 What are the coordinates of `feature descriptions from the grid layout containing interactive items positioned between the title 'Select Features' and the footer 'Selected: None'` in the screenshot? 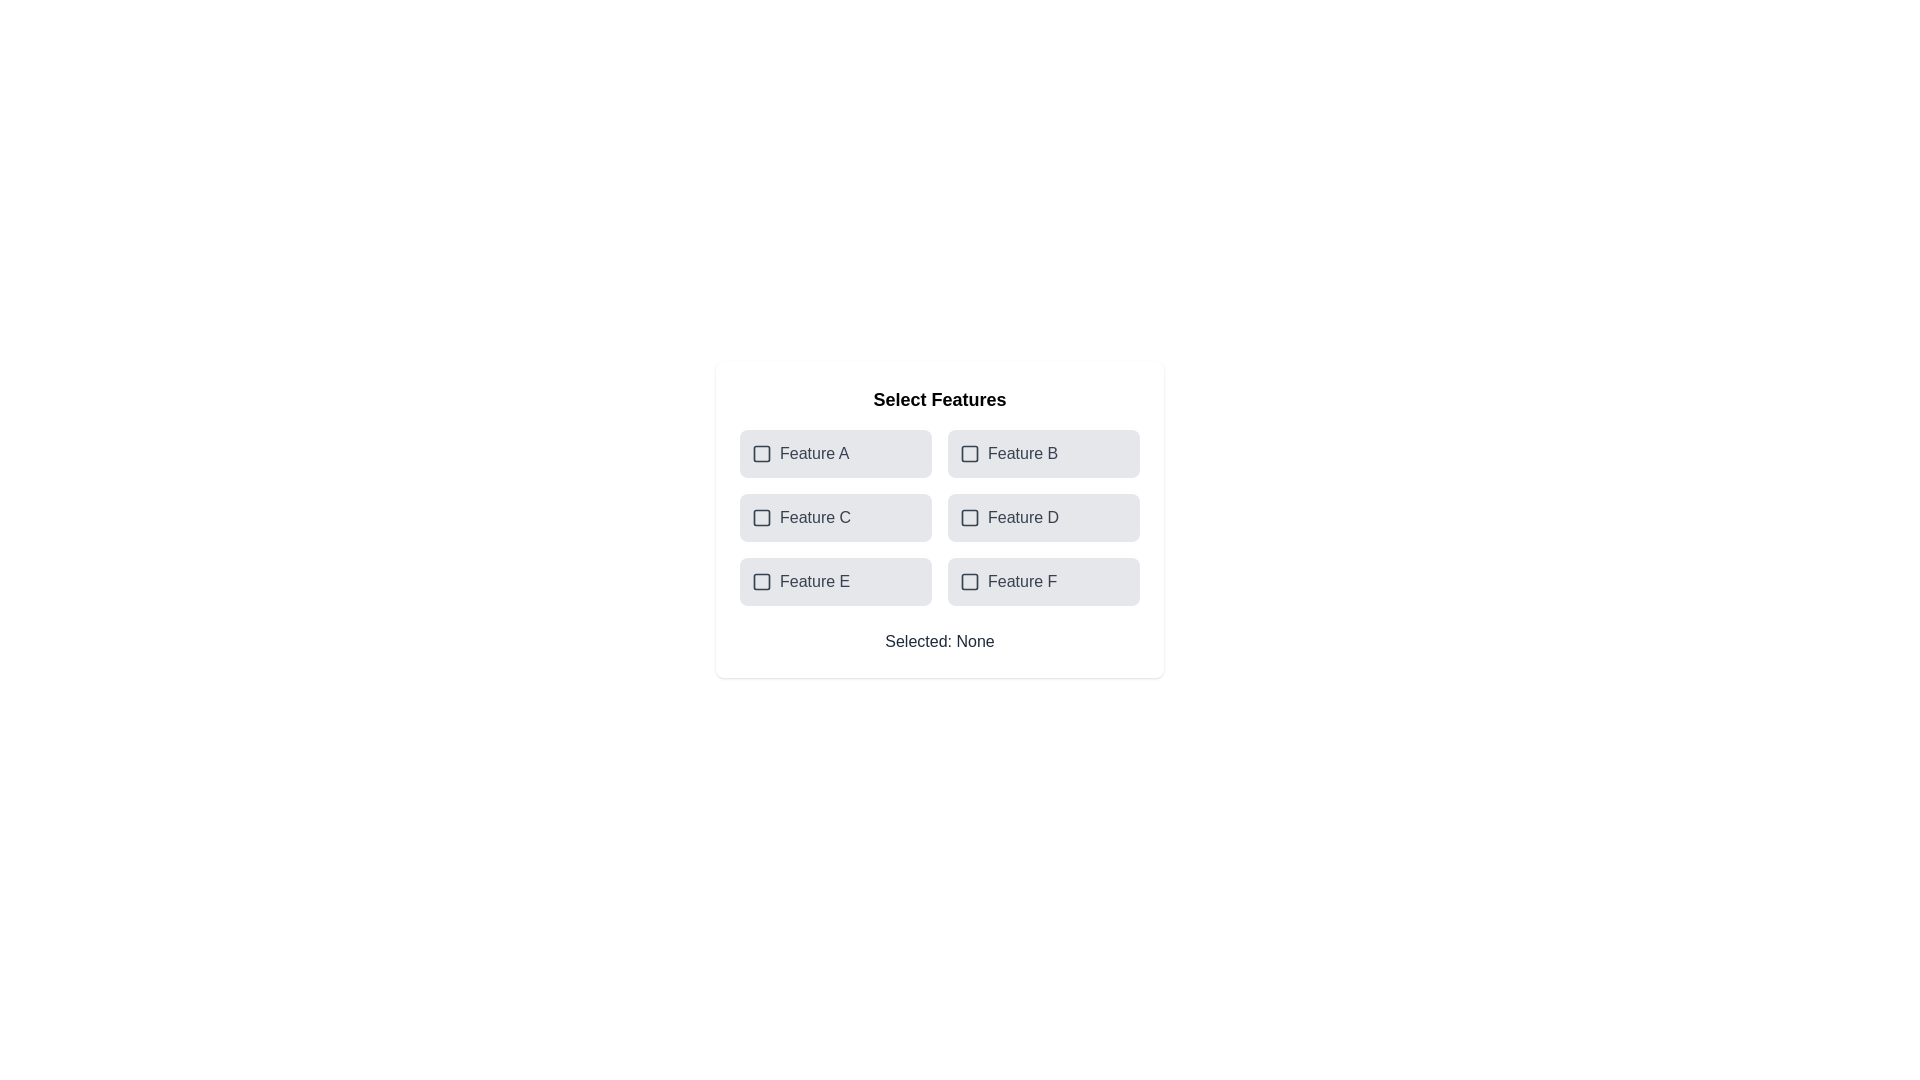 It's located at (939, 516).